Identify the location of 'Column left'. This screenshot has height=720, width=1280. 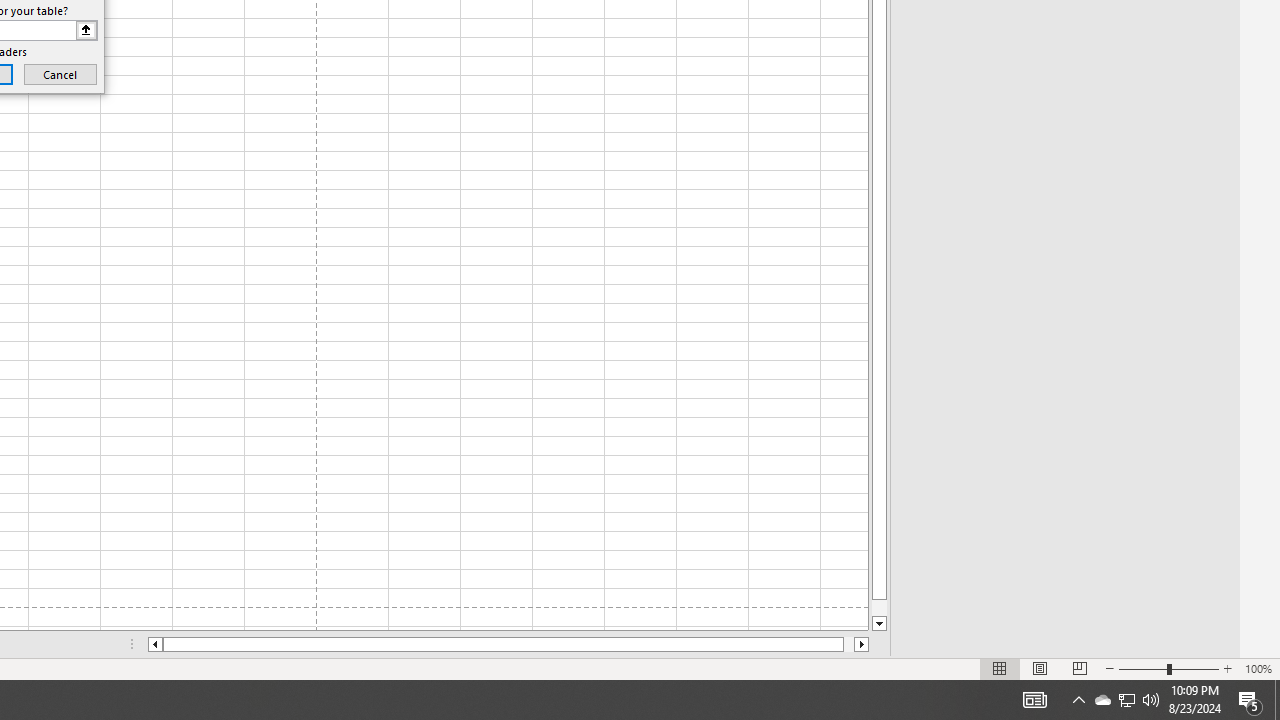
(153, 644).